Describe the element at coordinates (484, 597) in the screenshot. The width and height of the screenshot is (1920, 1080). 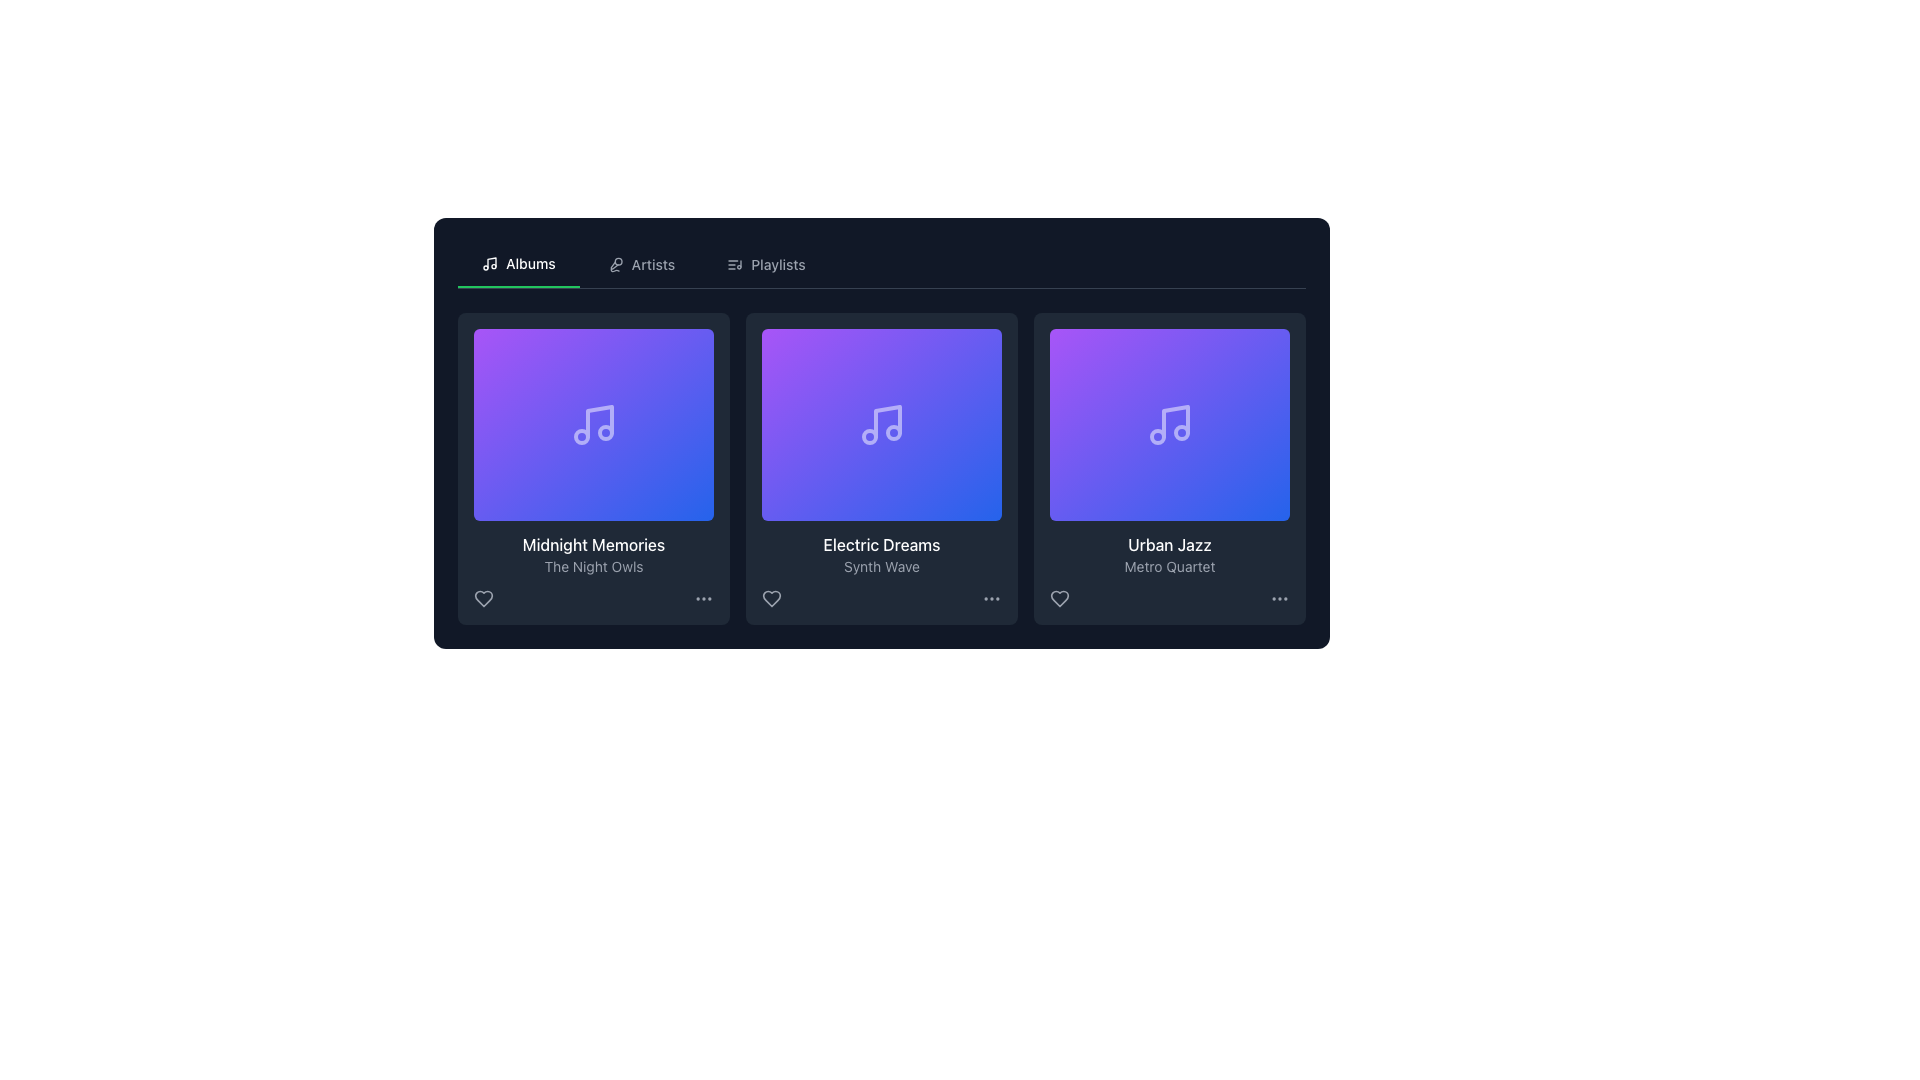
I see `the heart icon at the bottom-left of the 'Midnight Memories' album card` at that location.